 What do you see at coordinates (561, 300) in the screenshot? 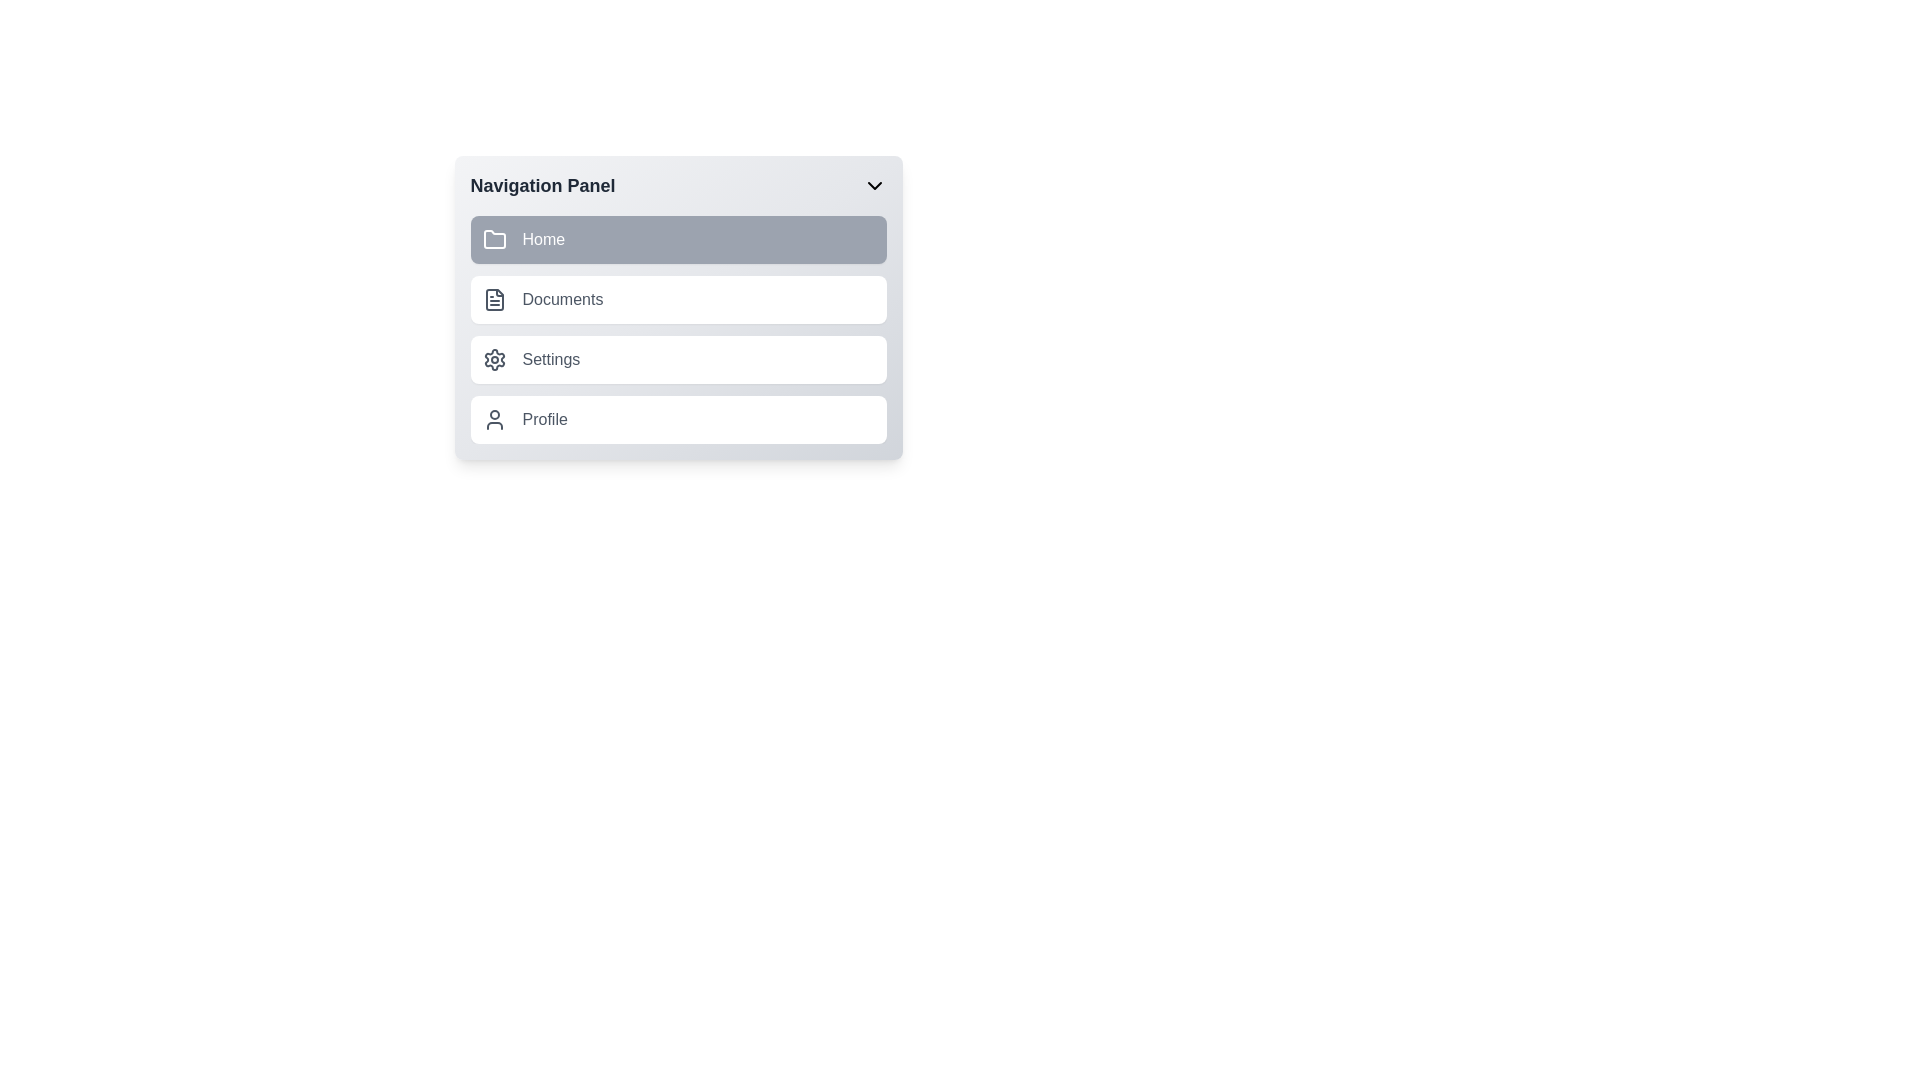
I see `the text label displaying 'Documents' which is located in the second row of the navigation panel, to the right of the document icon, for potential visual feedback` at bounding box center [561, 300].